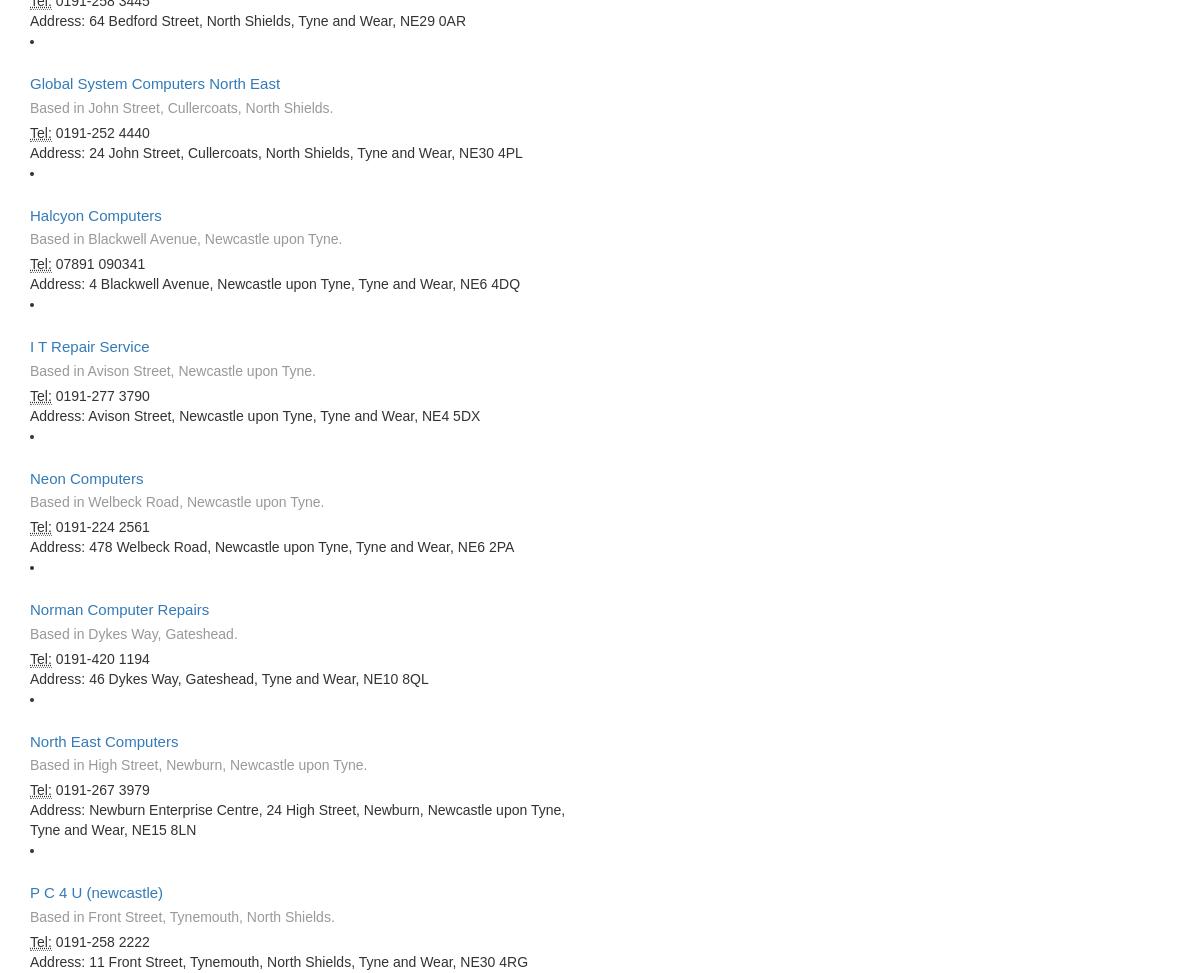  What do you see at coordinates (99, 788) in the screenshot?
I see `'0191-267 3979'` at bounding box center [99, 788].